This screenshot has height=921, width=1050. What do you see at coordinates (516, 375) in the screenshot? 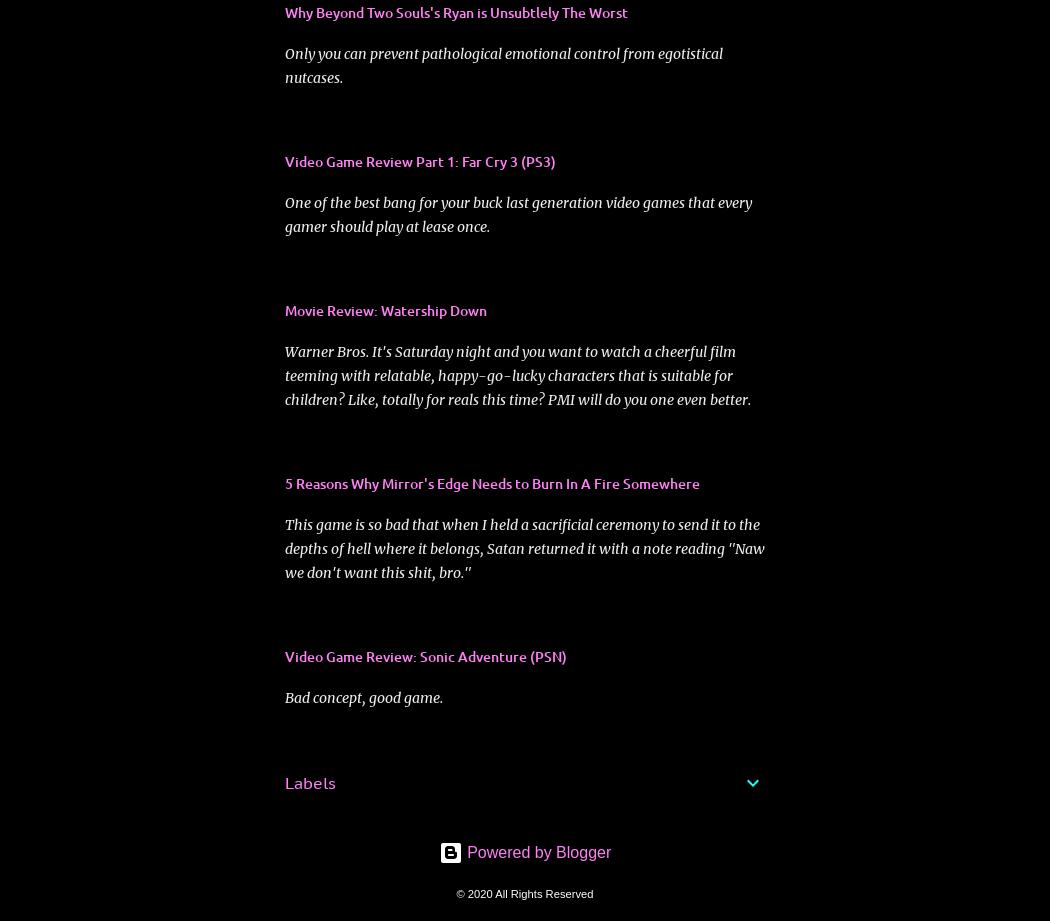
I see `'Warner Bros.                    It's Saturday night and you want to watch a cheerful film teeming with relatable, happy-go-lucky characters that is suitable for children? Like, totally for reals this time? PMI will do you one even better.'` at bounding box center [516, 375].